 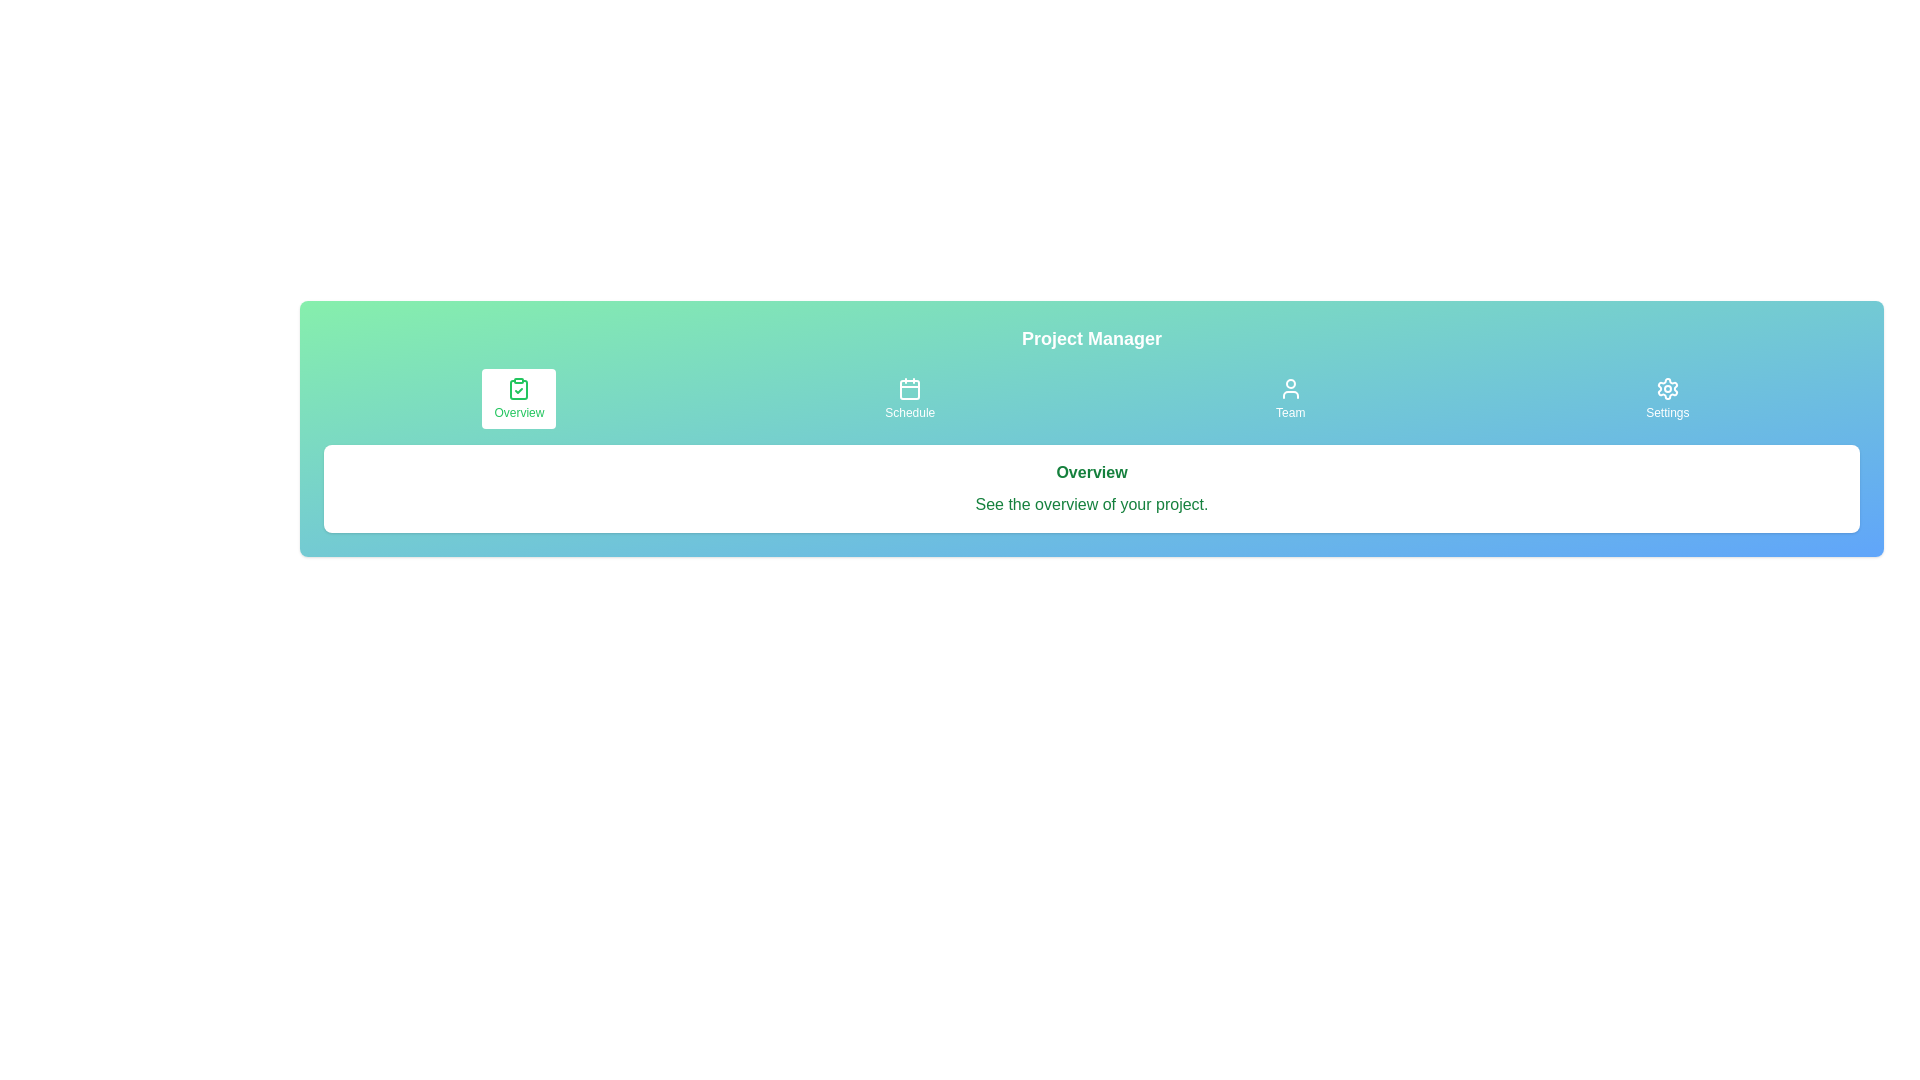 I want to click on the clipboard icon with a checkmark, so click(x=519, y=389).